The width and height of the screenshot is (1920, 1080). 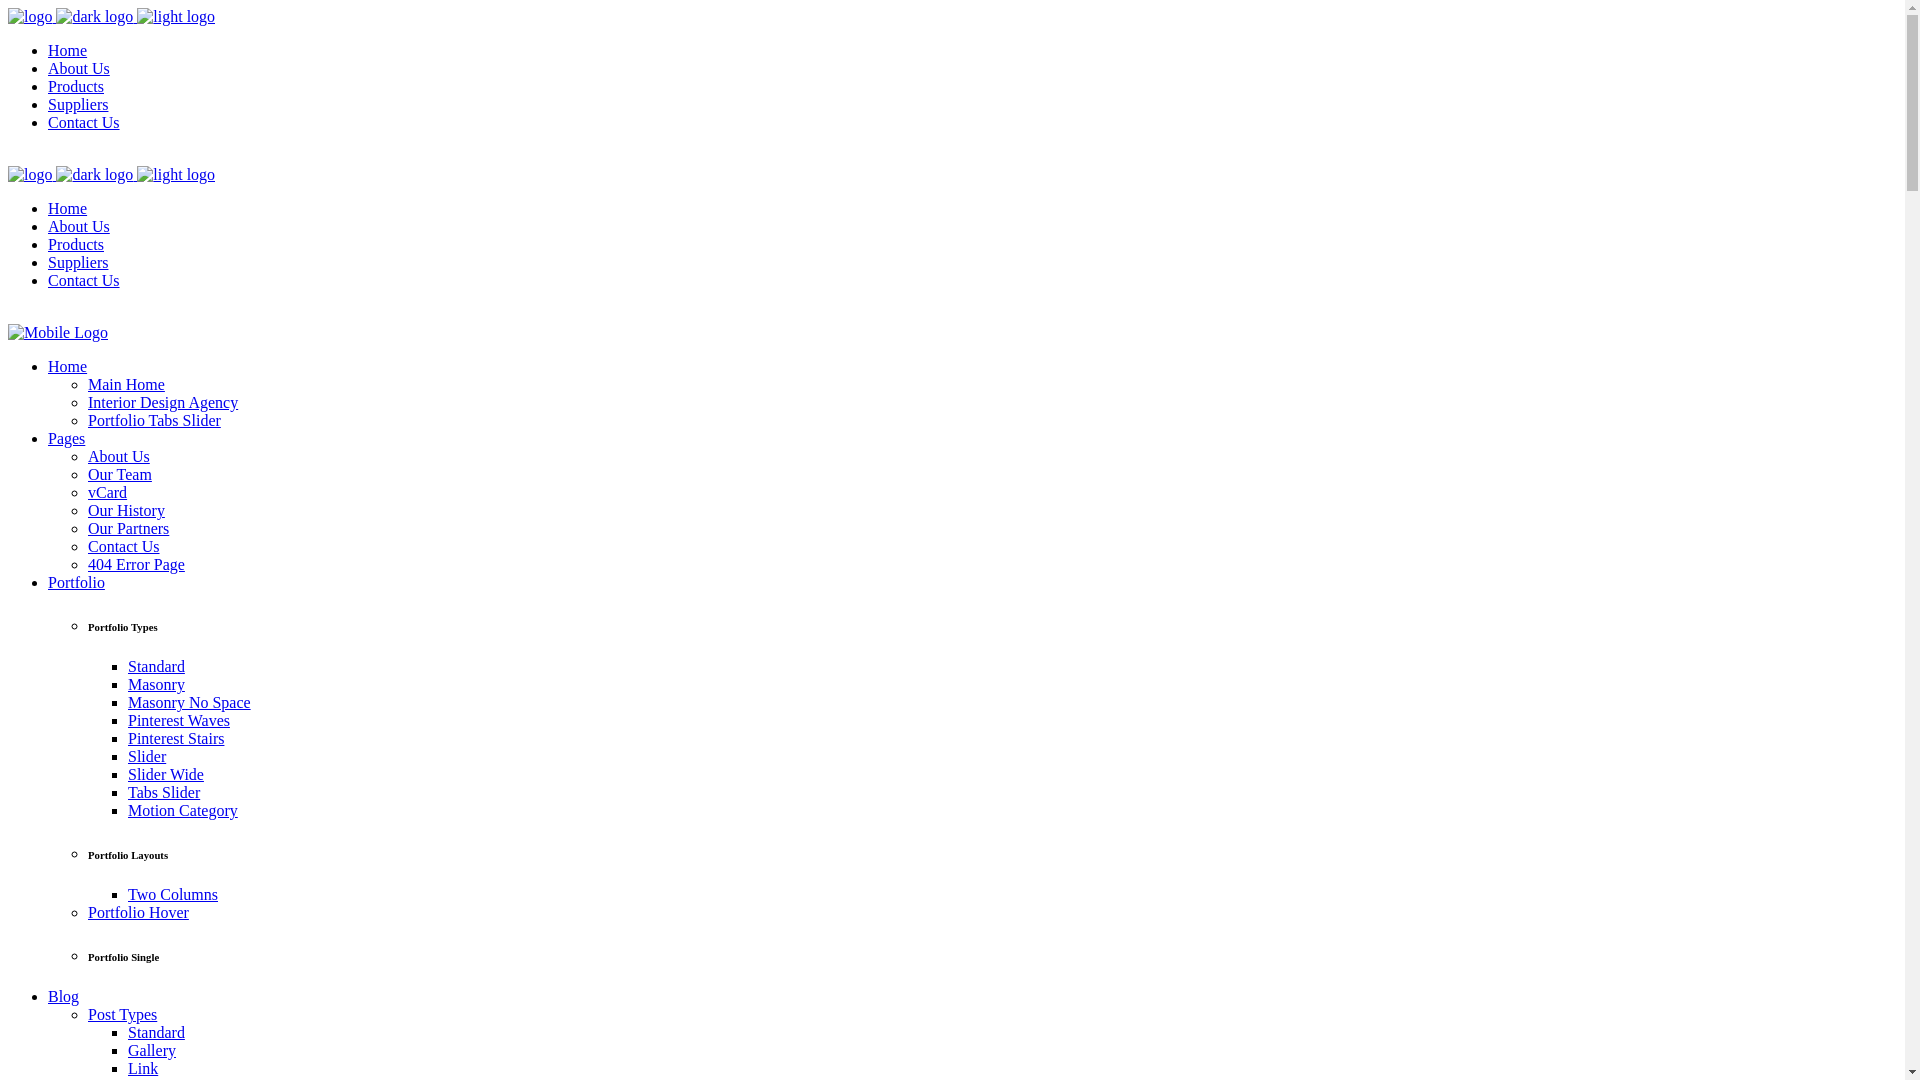 I want to click on 'Tabs Slider', so click(x=163, y=791).